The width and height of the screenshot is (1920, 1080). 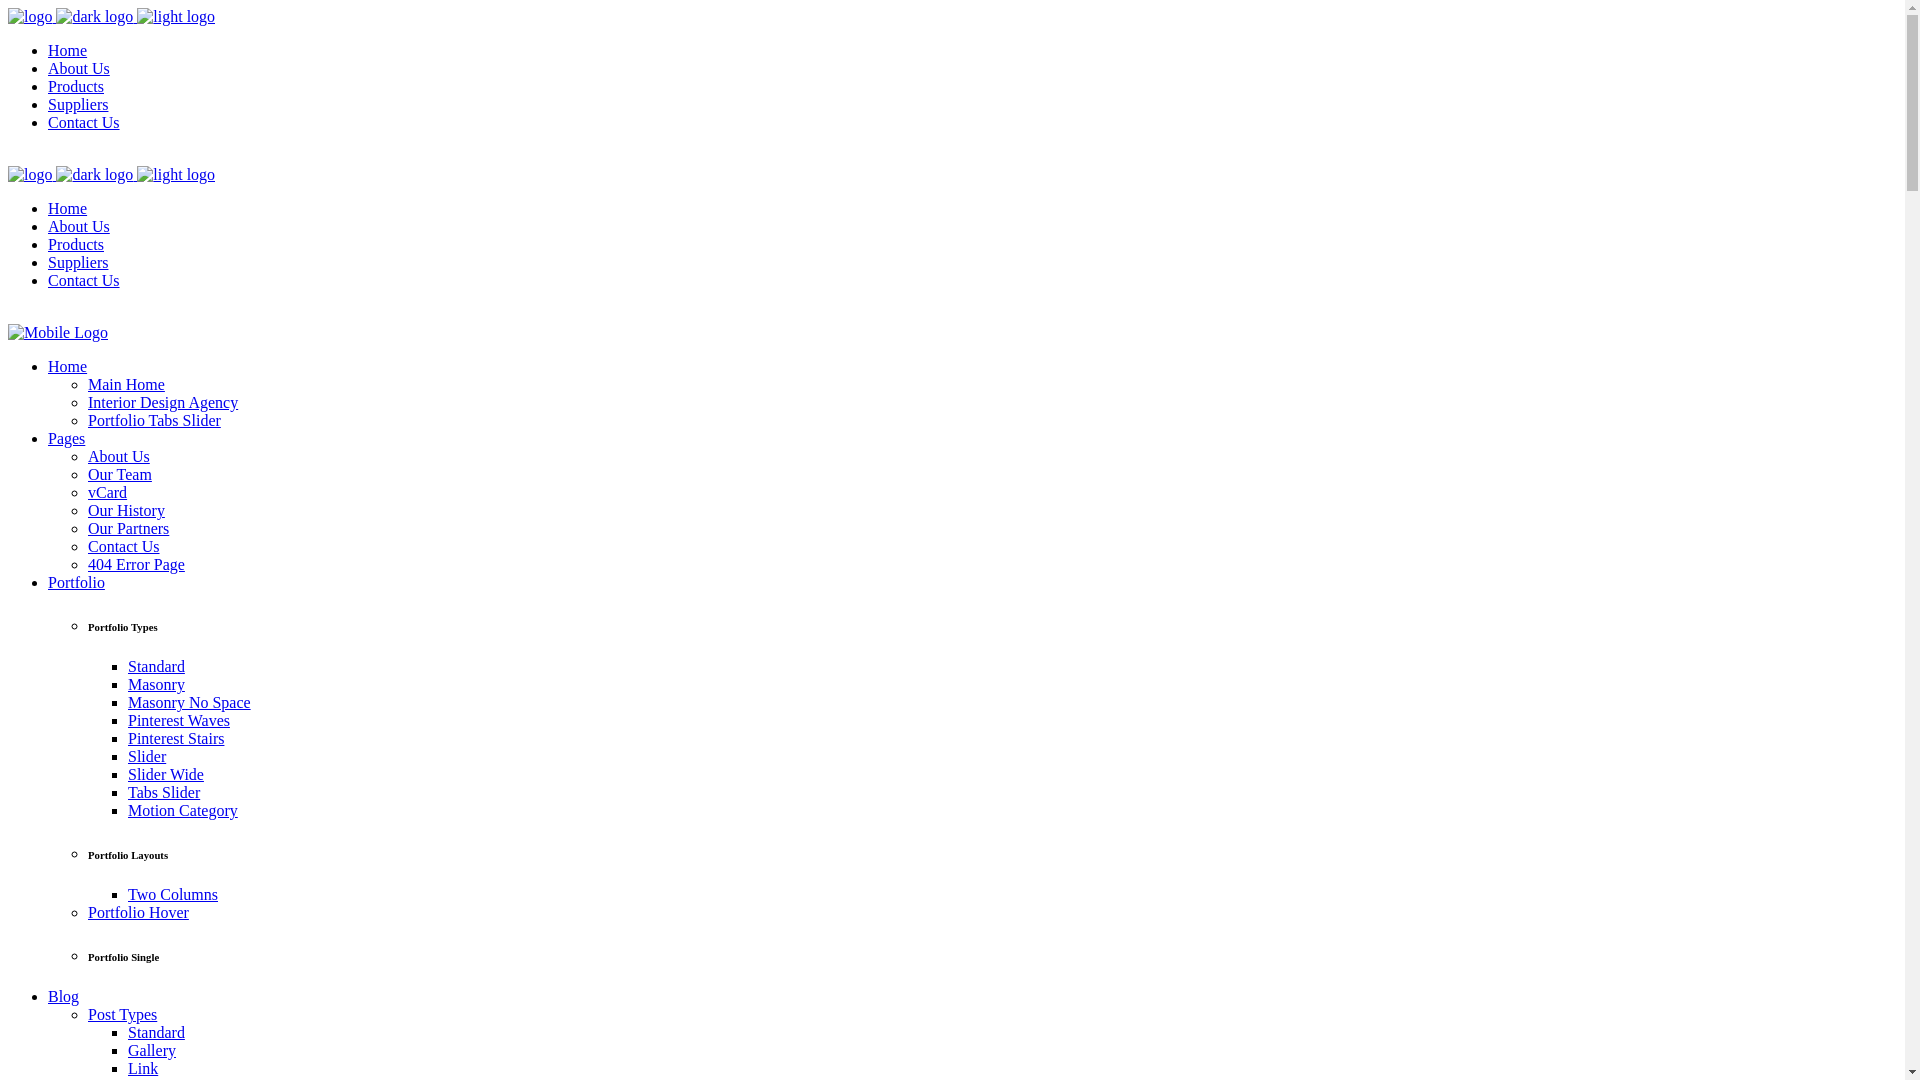 I want to click on 'Tabs Slider', so click(x=163, y=791).